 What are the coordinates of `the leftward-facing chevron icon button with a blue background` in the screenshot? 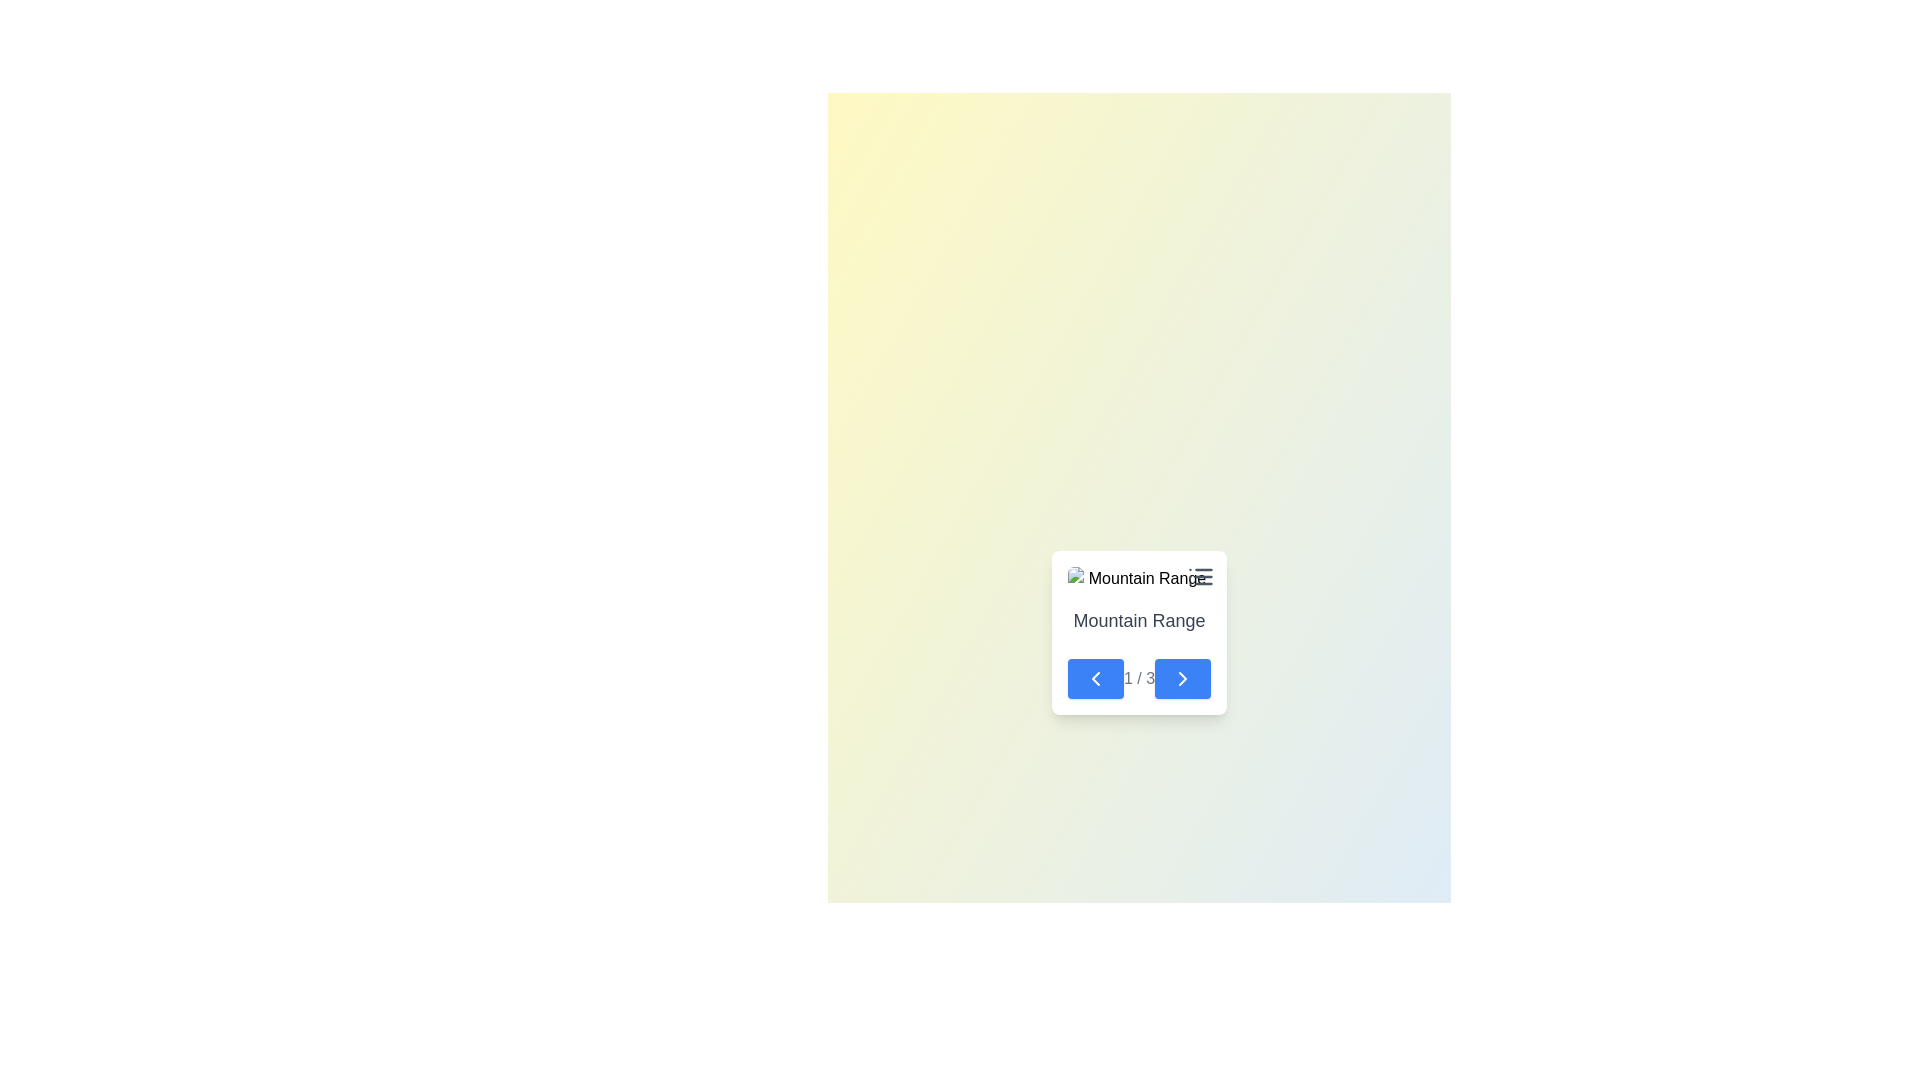 It's located at (1094, 677).